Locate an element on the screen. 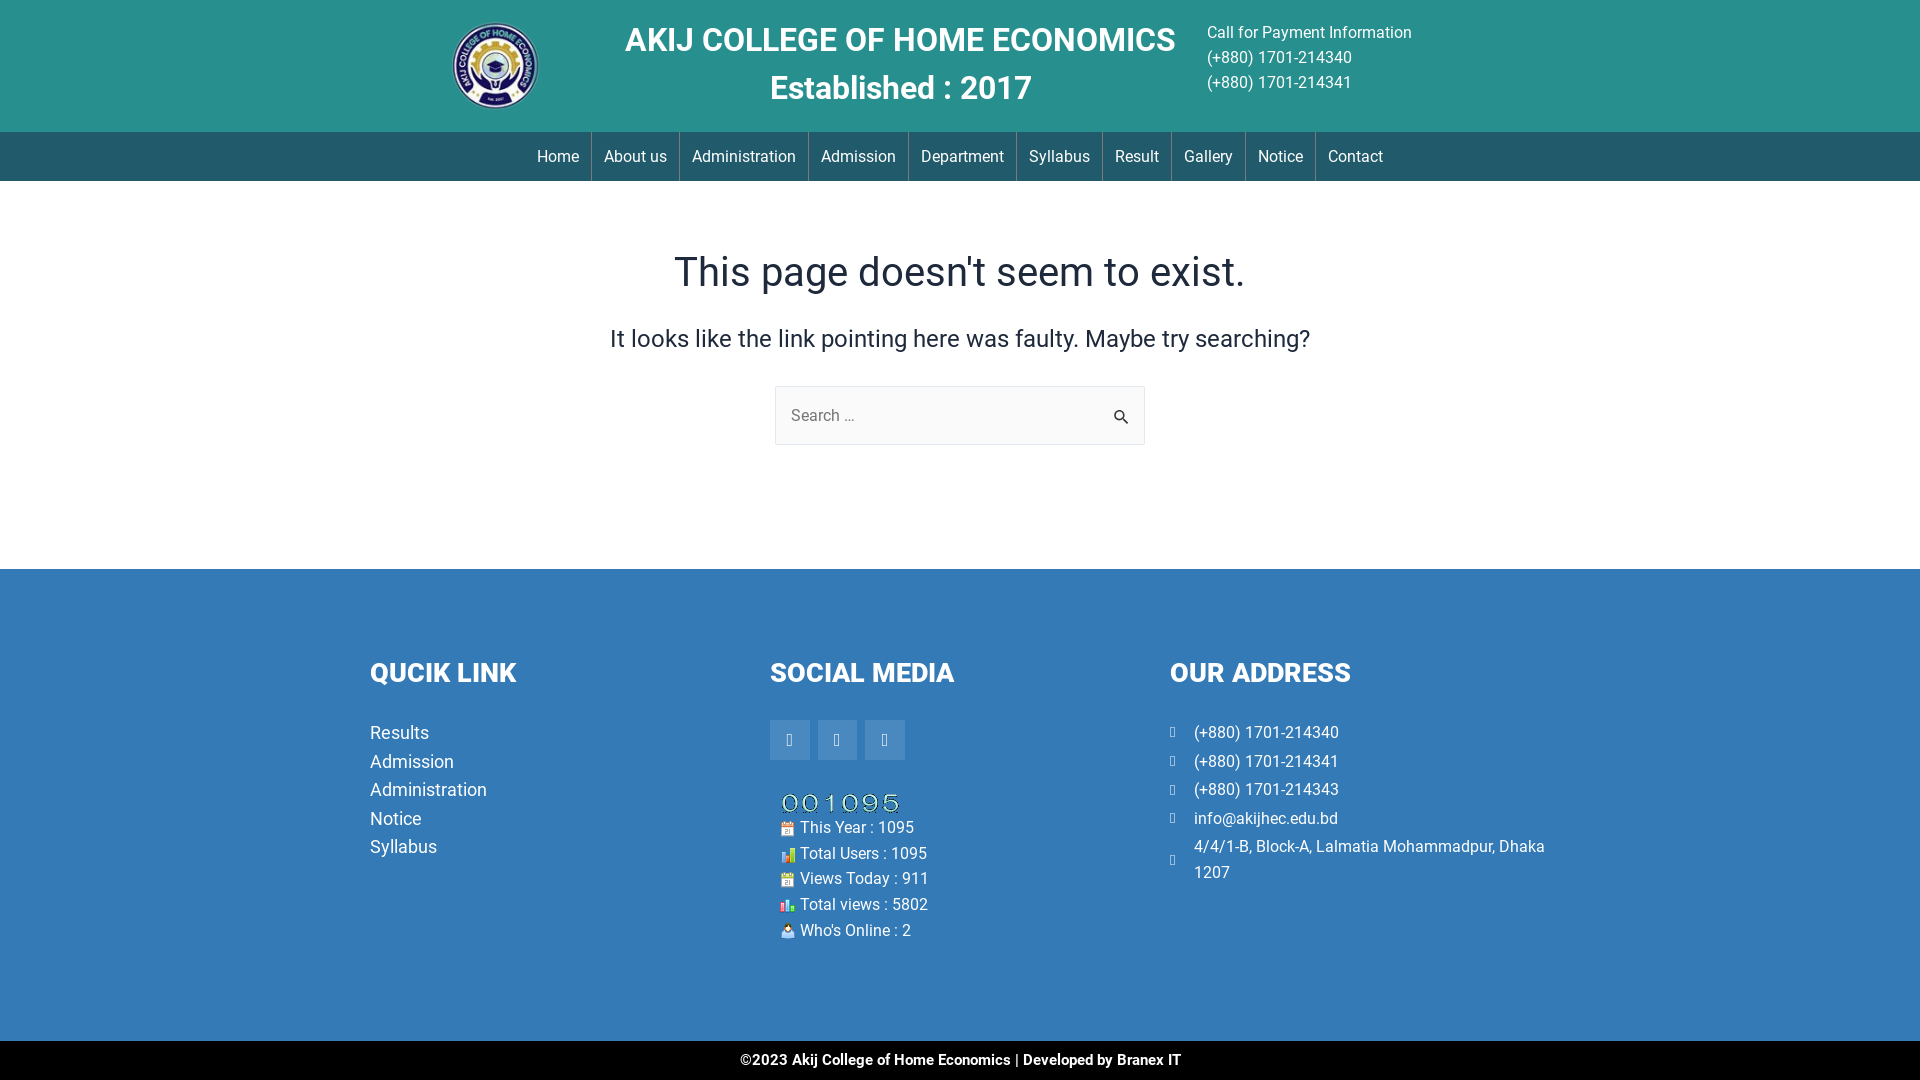  'Admission' is located at coordinates (858, 155).